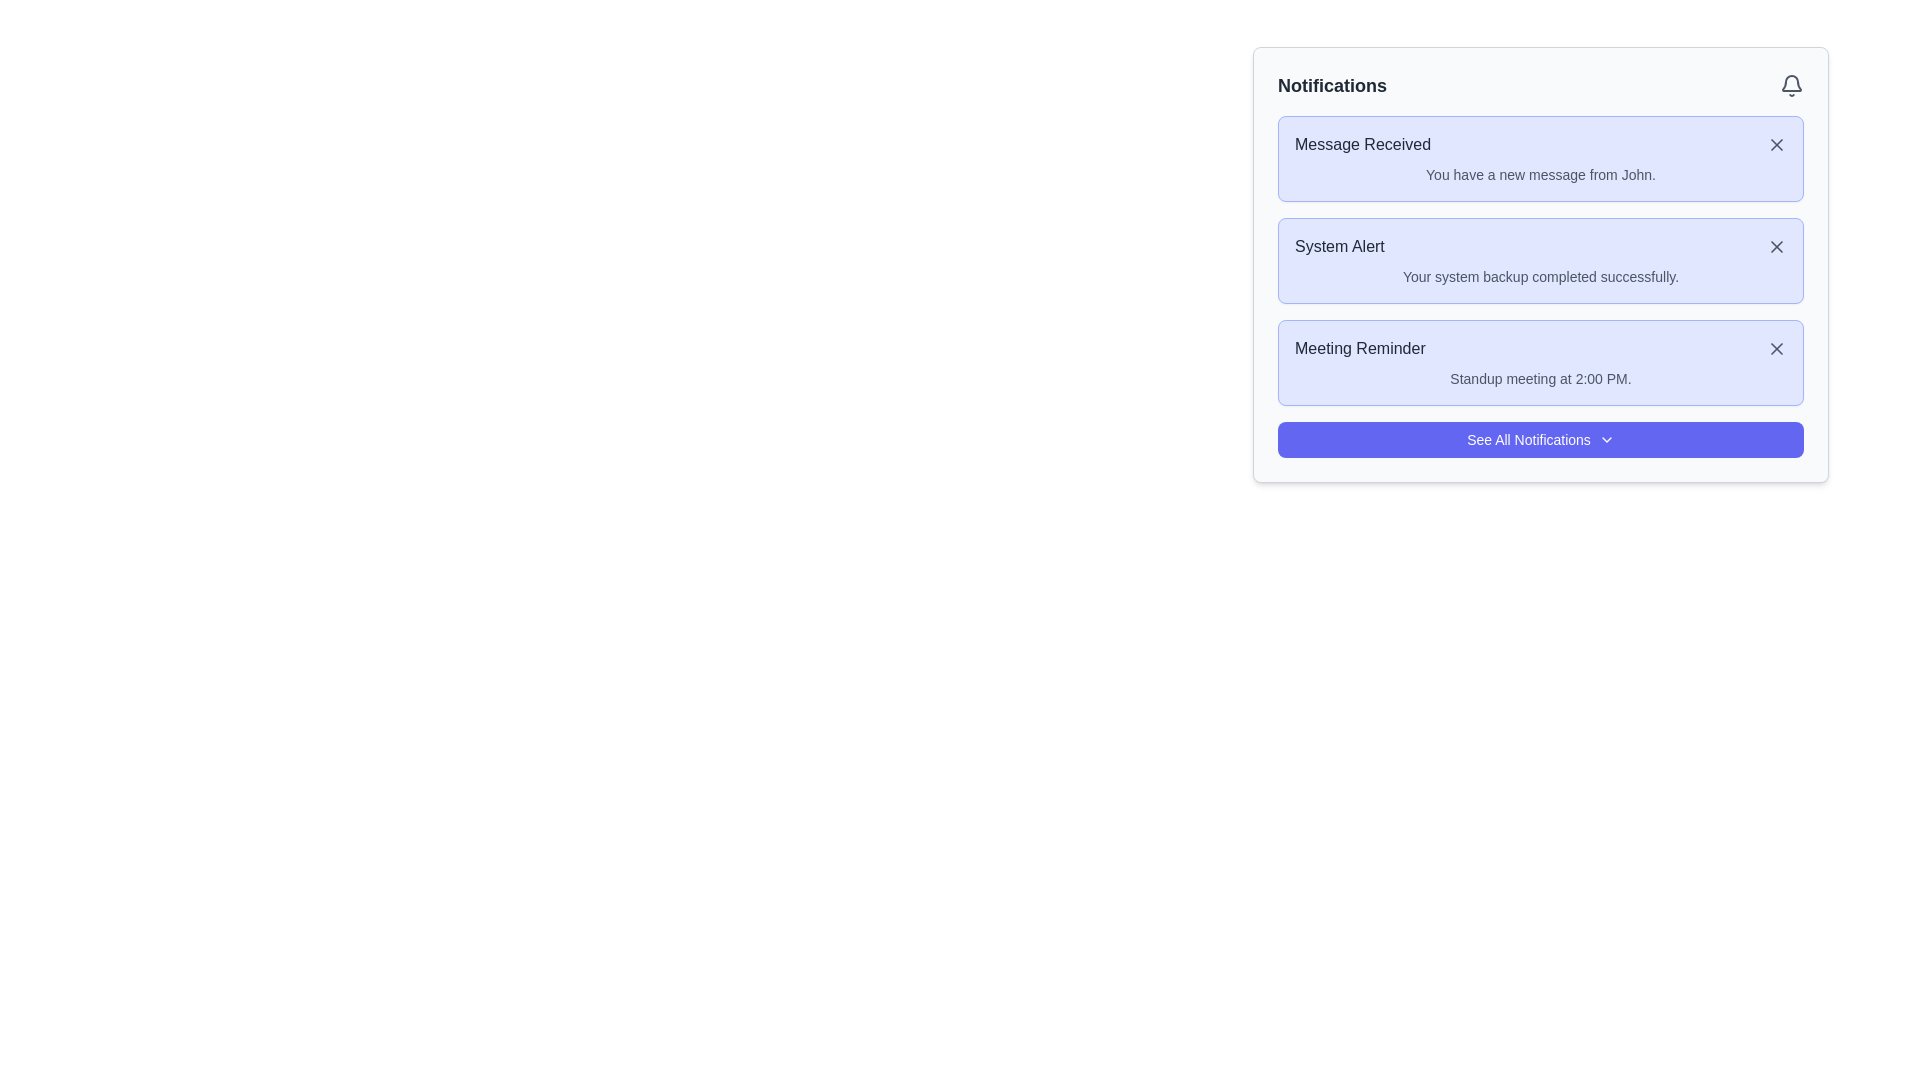 This screenshot has height=1080, width=1920. I want to click on the Notification card that displays information about a completed system backup, positioned in the middle of the notification list within the notification panel, so click(1539, 264).